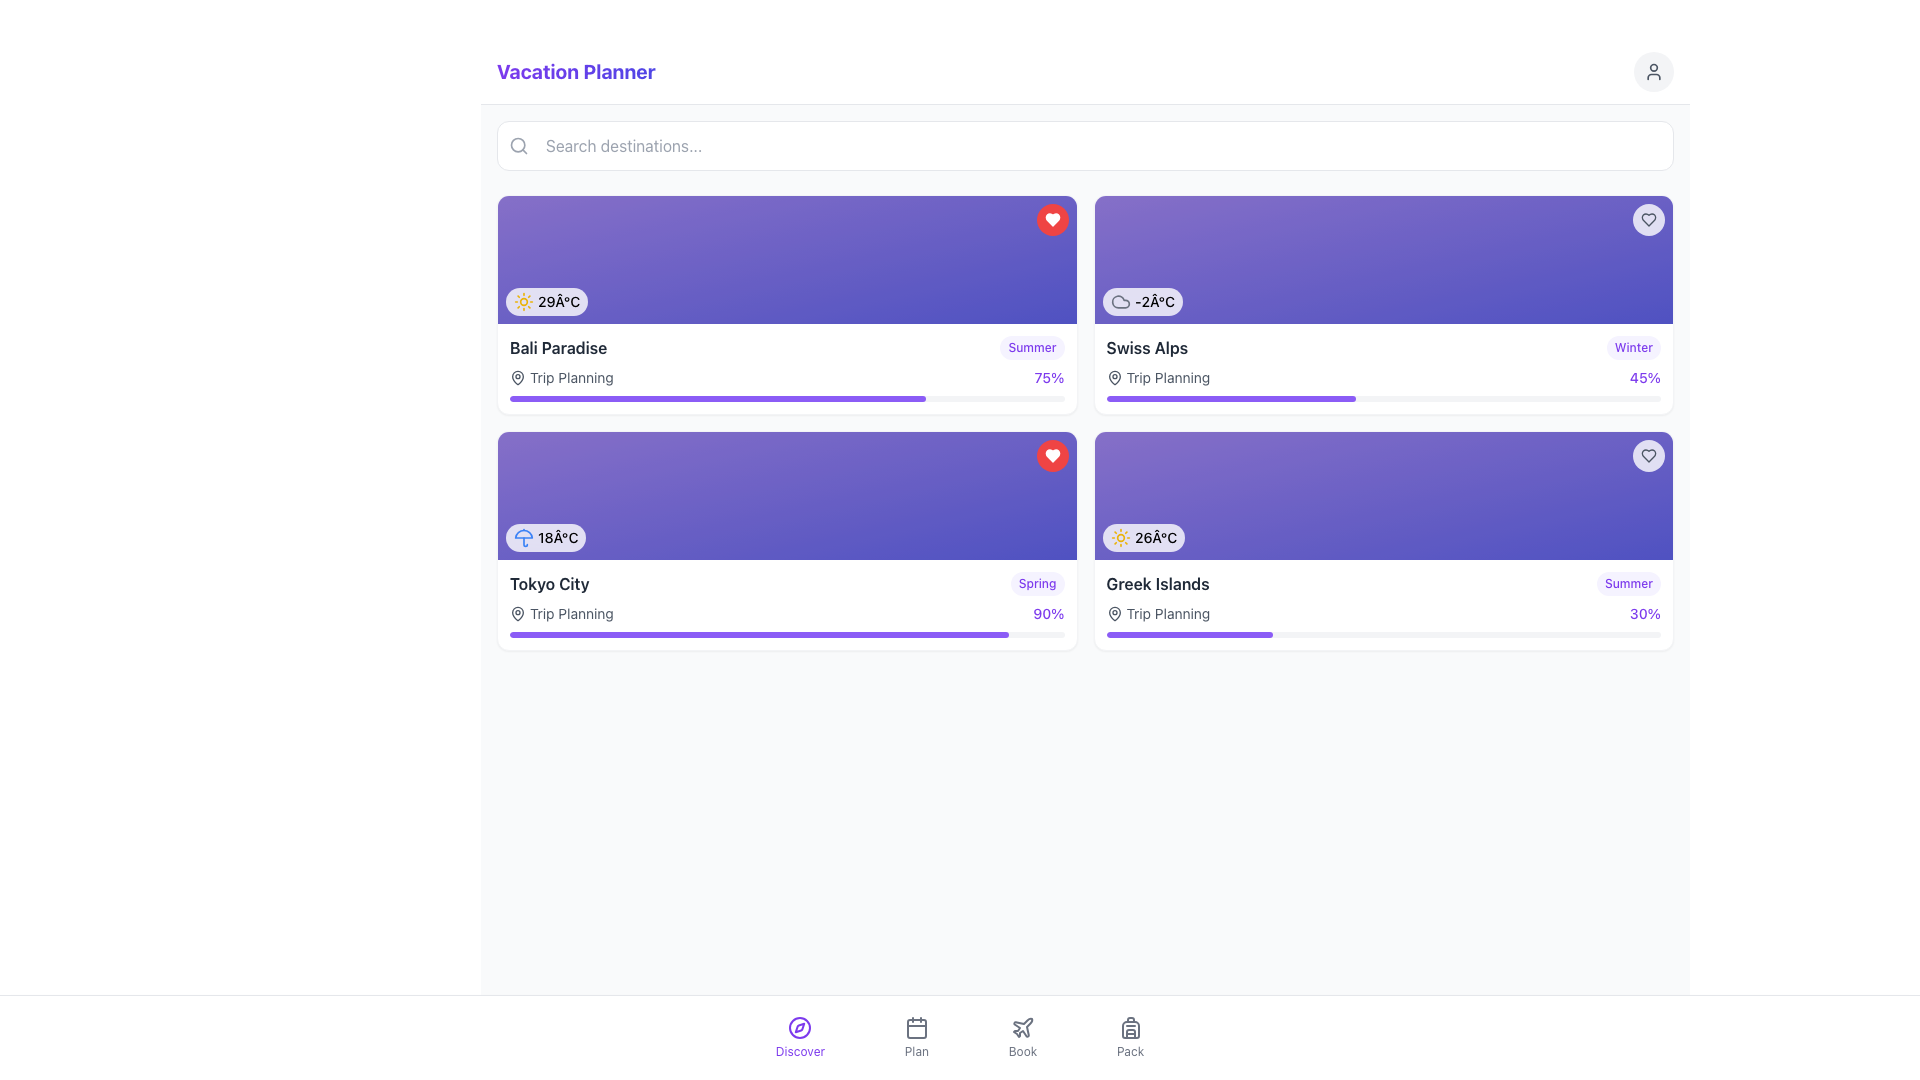  What do you see at coordinates (1382, 258) in the screenshot?
I see `the weather card element displaying a temperature of '-2°C'` at bounding box center [1382, 258].